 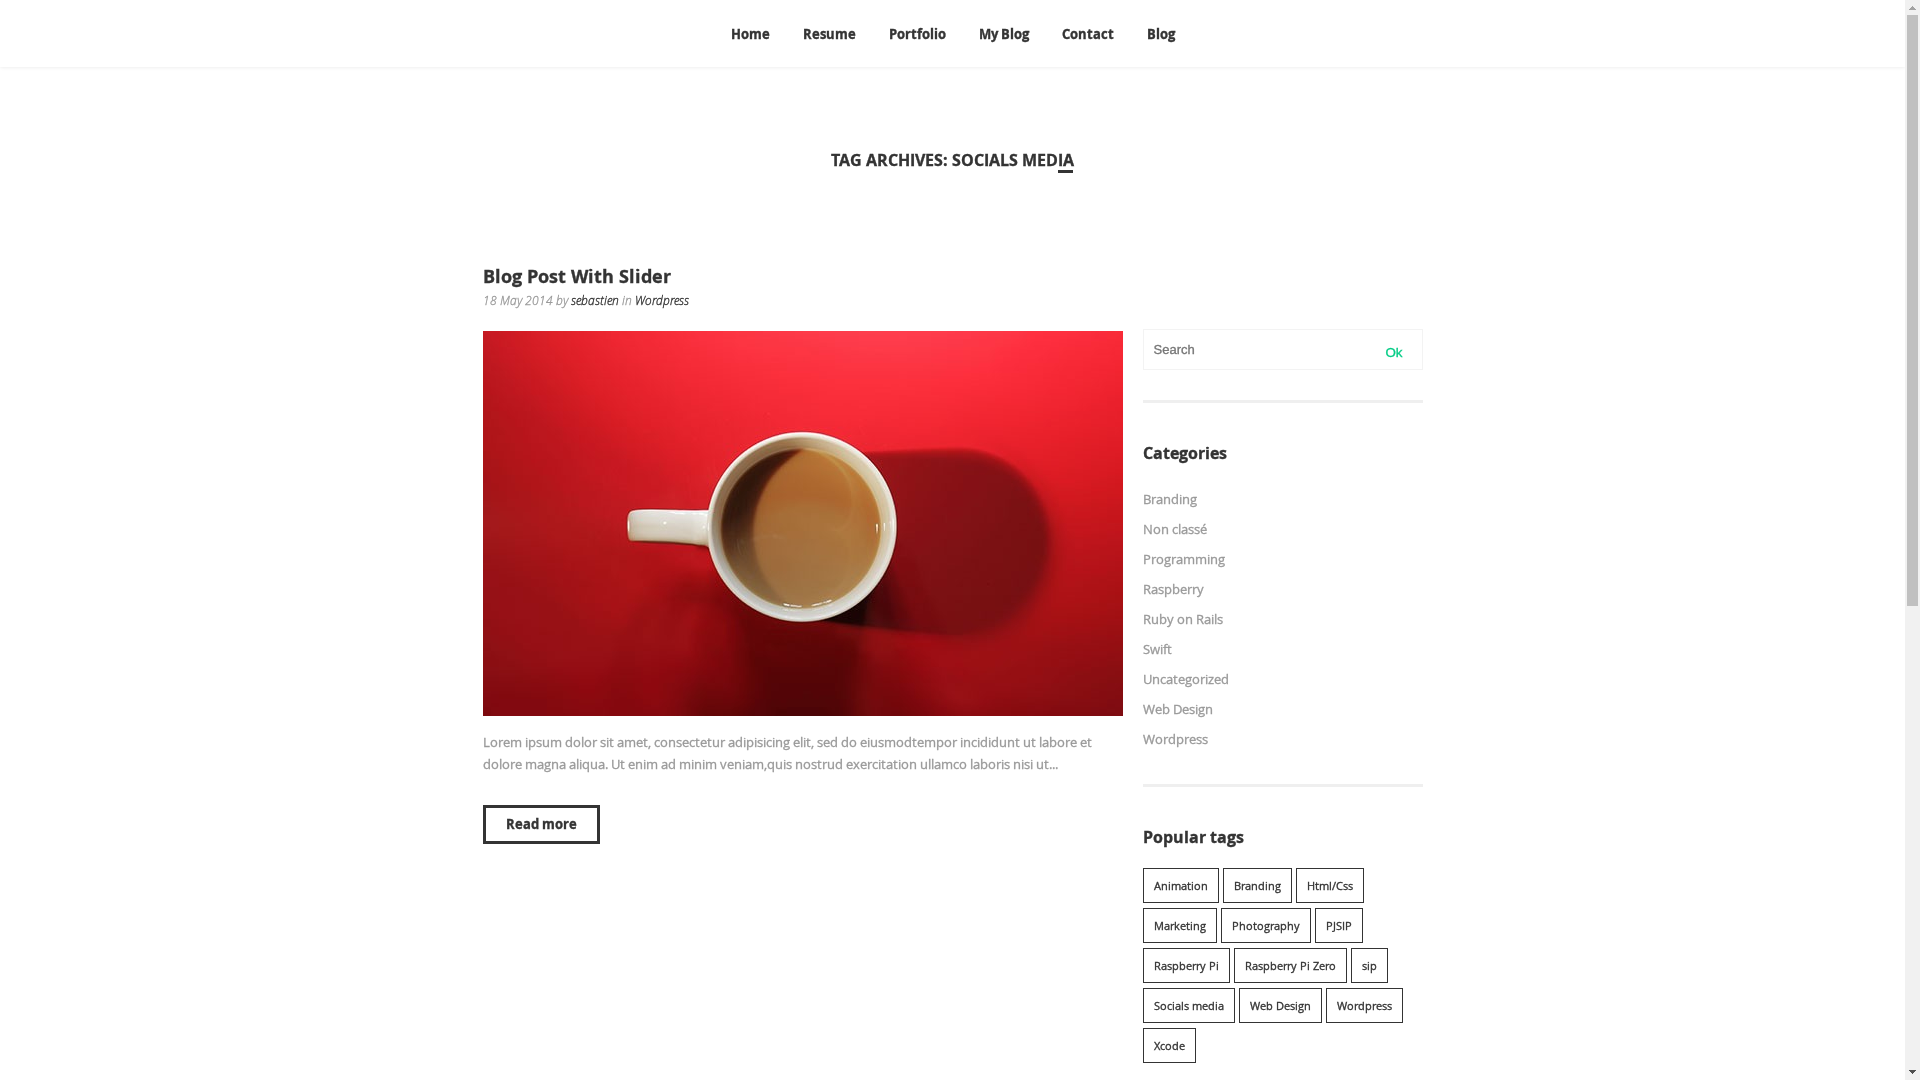 What do you see at coordinates (1169, 497) in the screenshot?
I see `'Branding'` at bounding box center [1169, 497].